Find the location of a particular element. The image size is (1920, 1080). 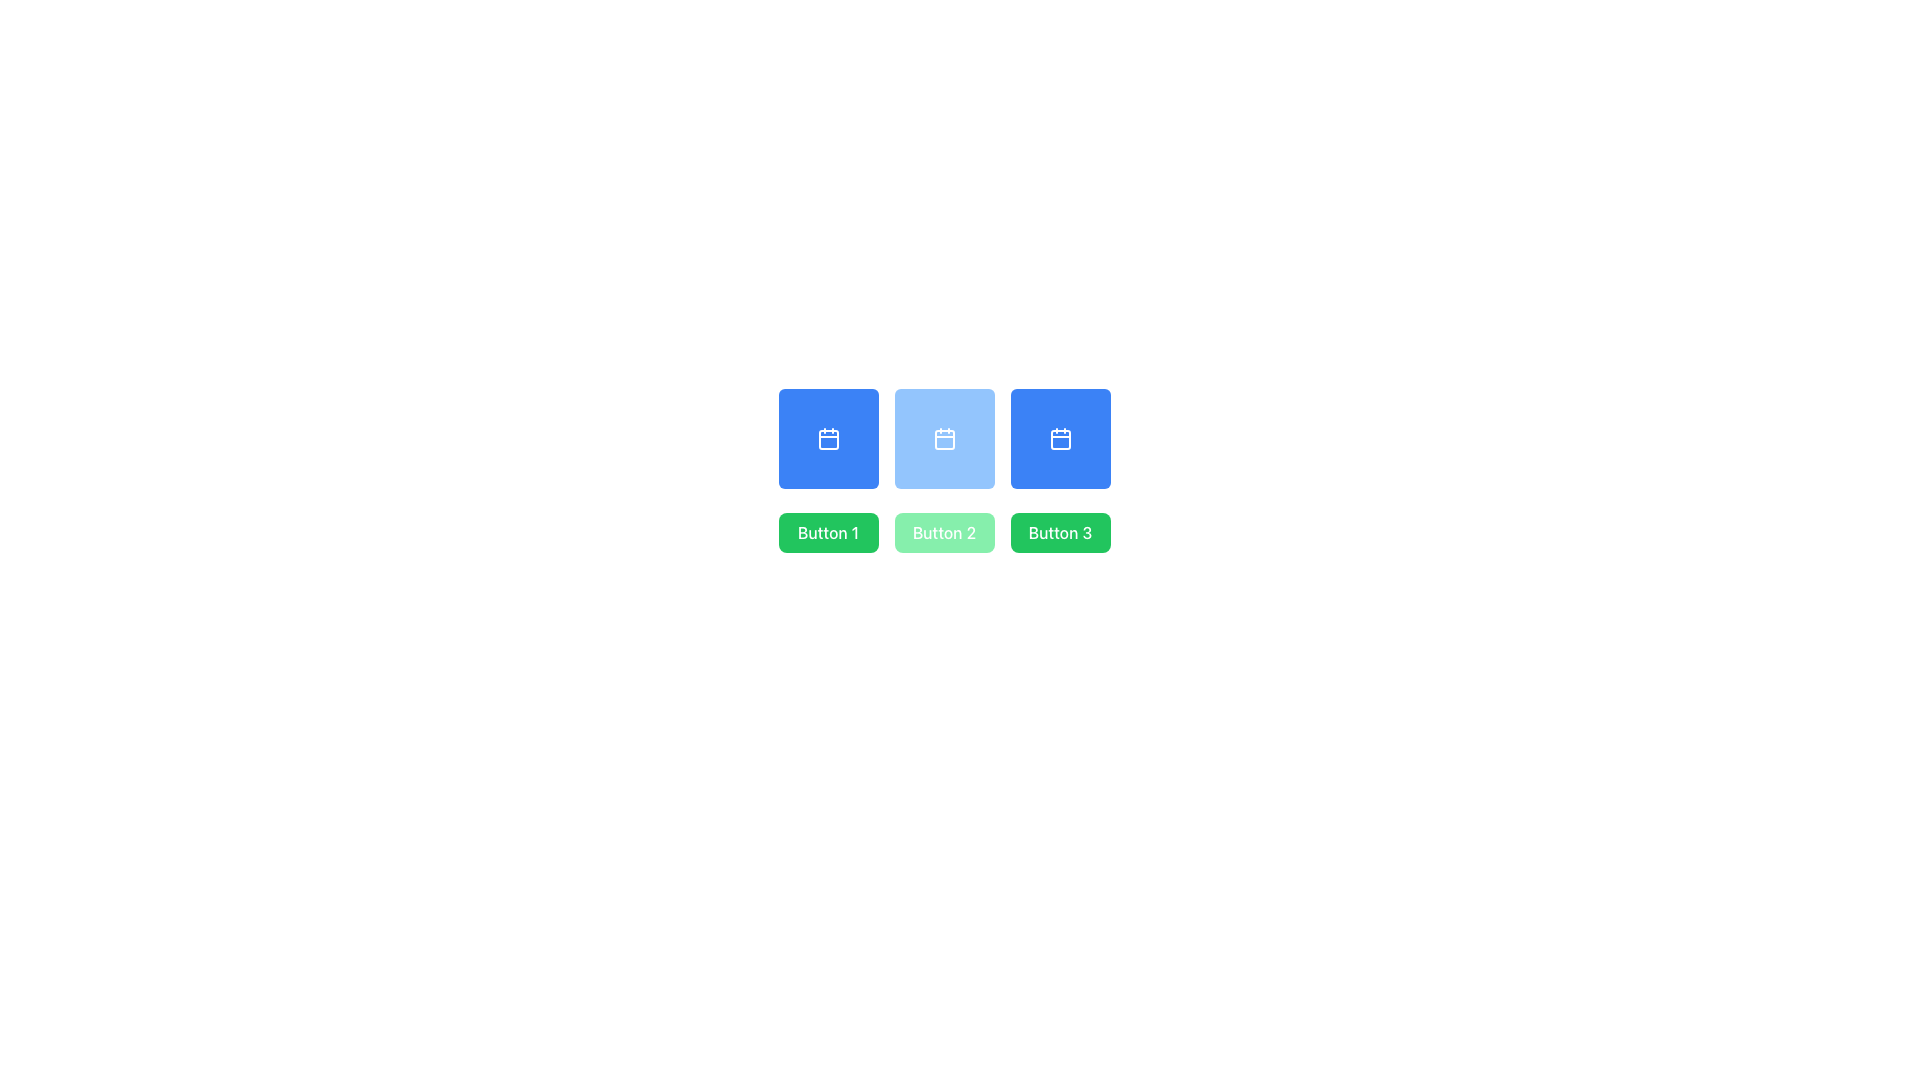

the second graphical icon in a horizontal row of three square elements, which represents a calendar or date-related feature is located at coordinates (943, 438).